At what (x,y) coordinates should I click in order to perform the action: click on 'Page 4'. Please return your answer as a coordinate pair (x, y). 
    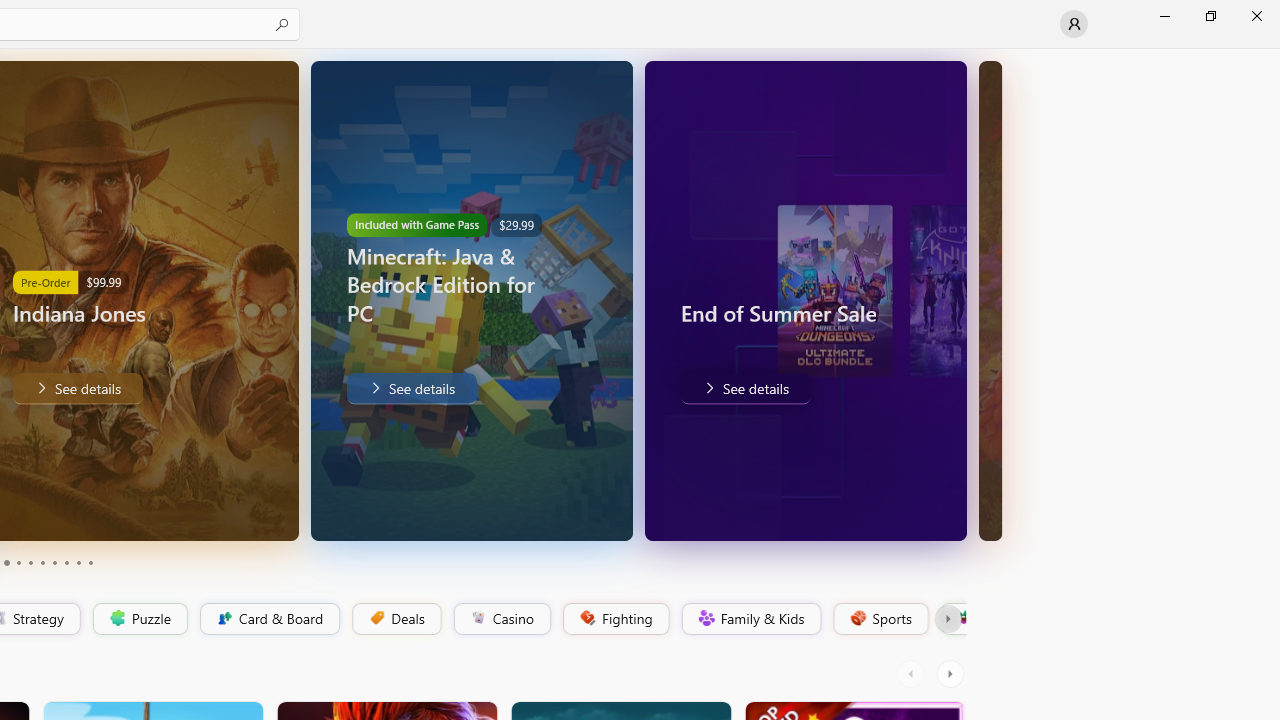
    Looking at the image, I should click on (17, 563).